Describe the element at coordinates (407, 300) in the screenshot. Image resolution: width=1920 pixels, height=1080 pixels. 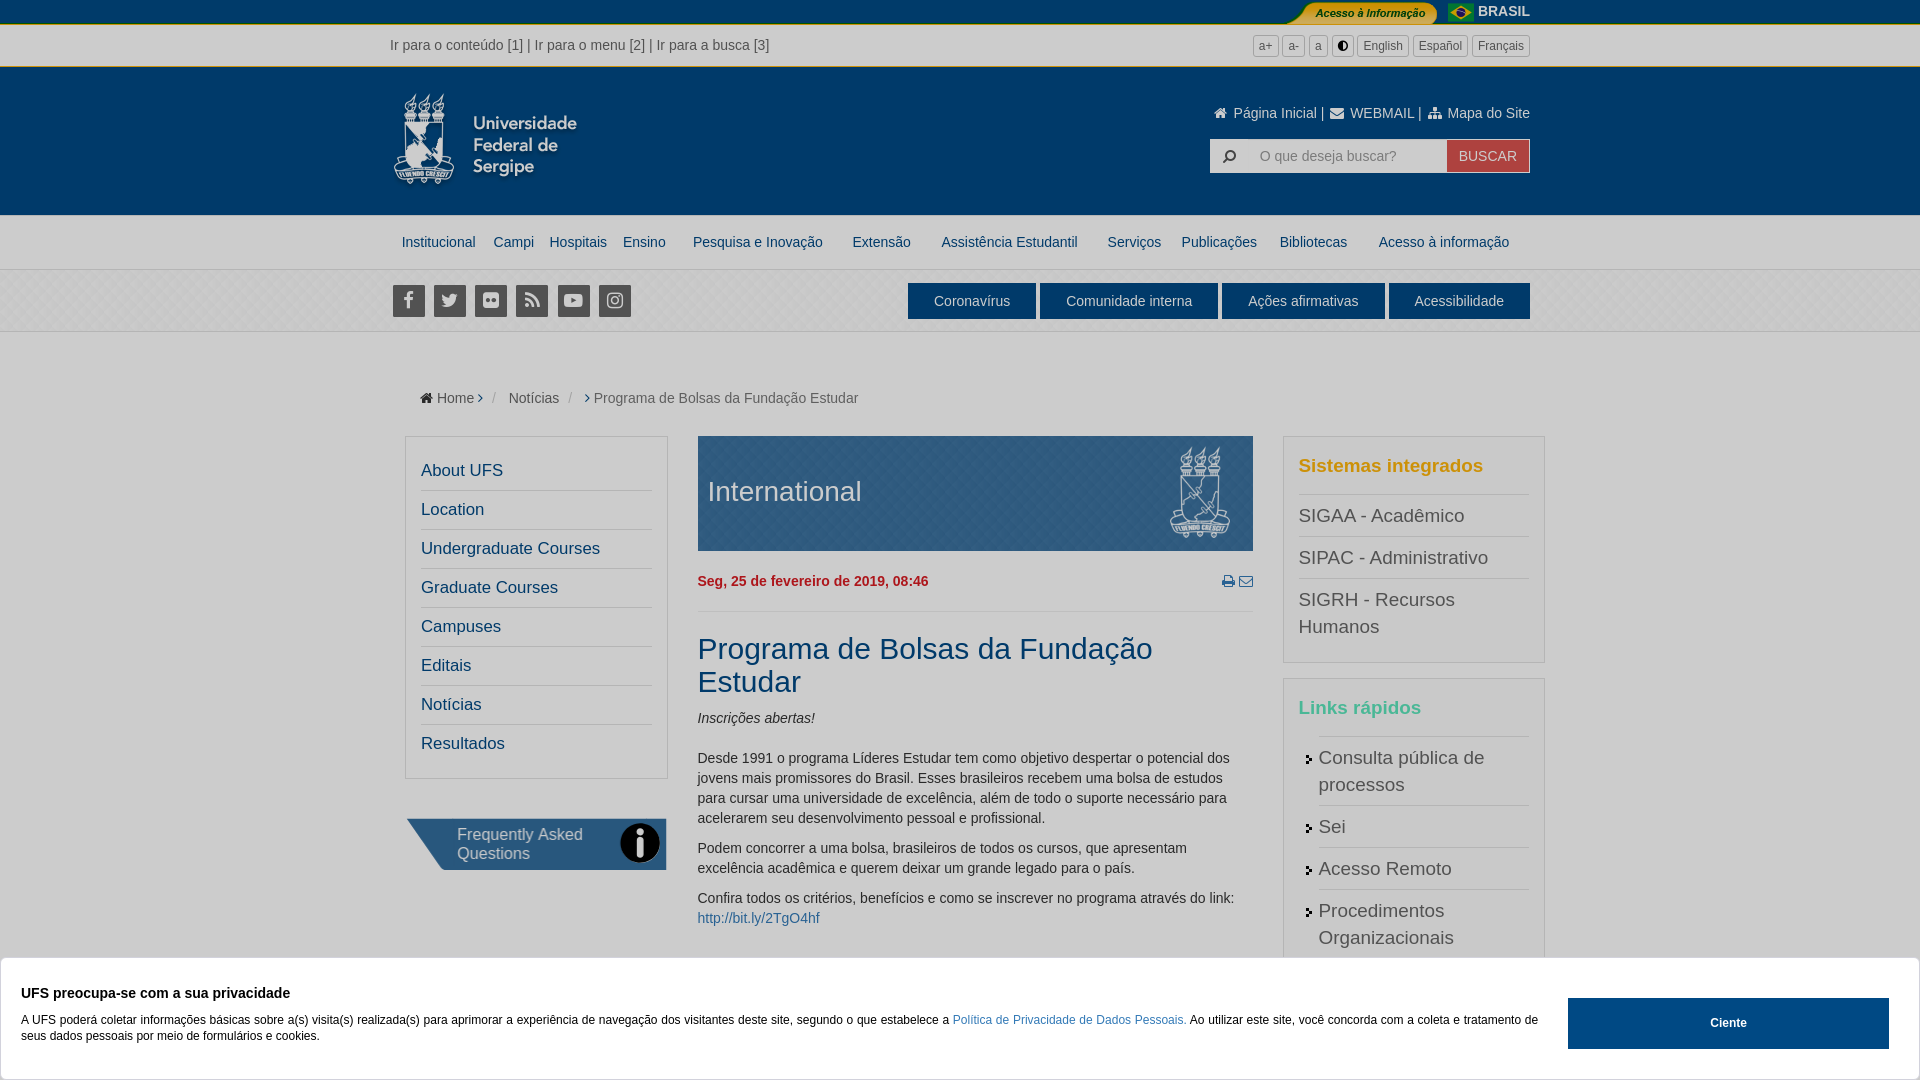
I see `'Facebook'` at that location.